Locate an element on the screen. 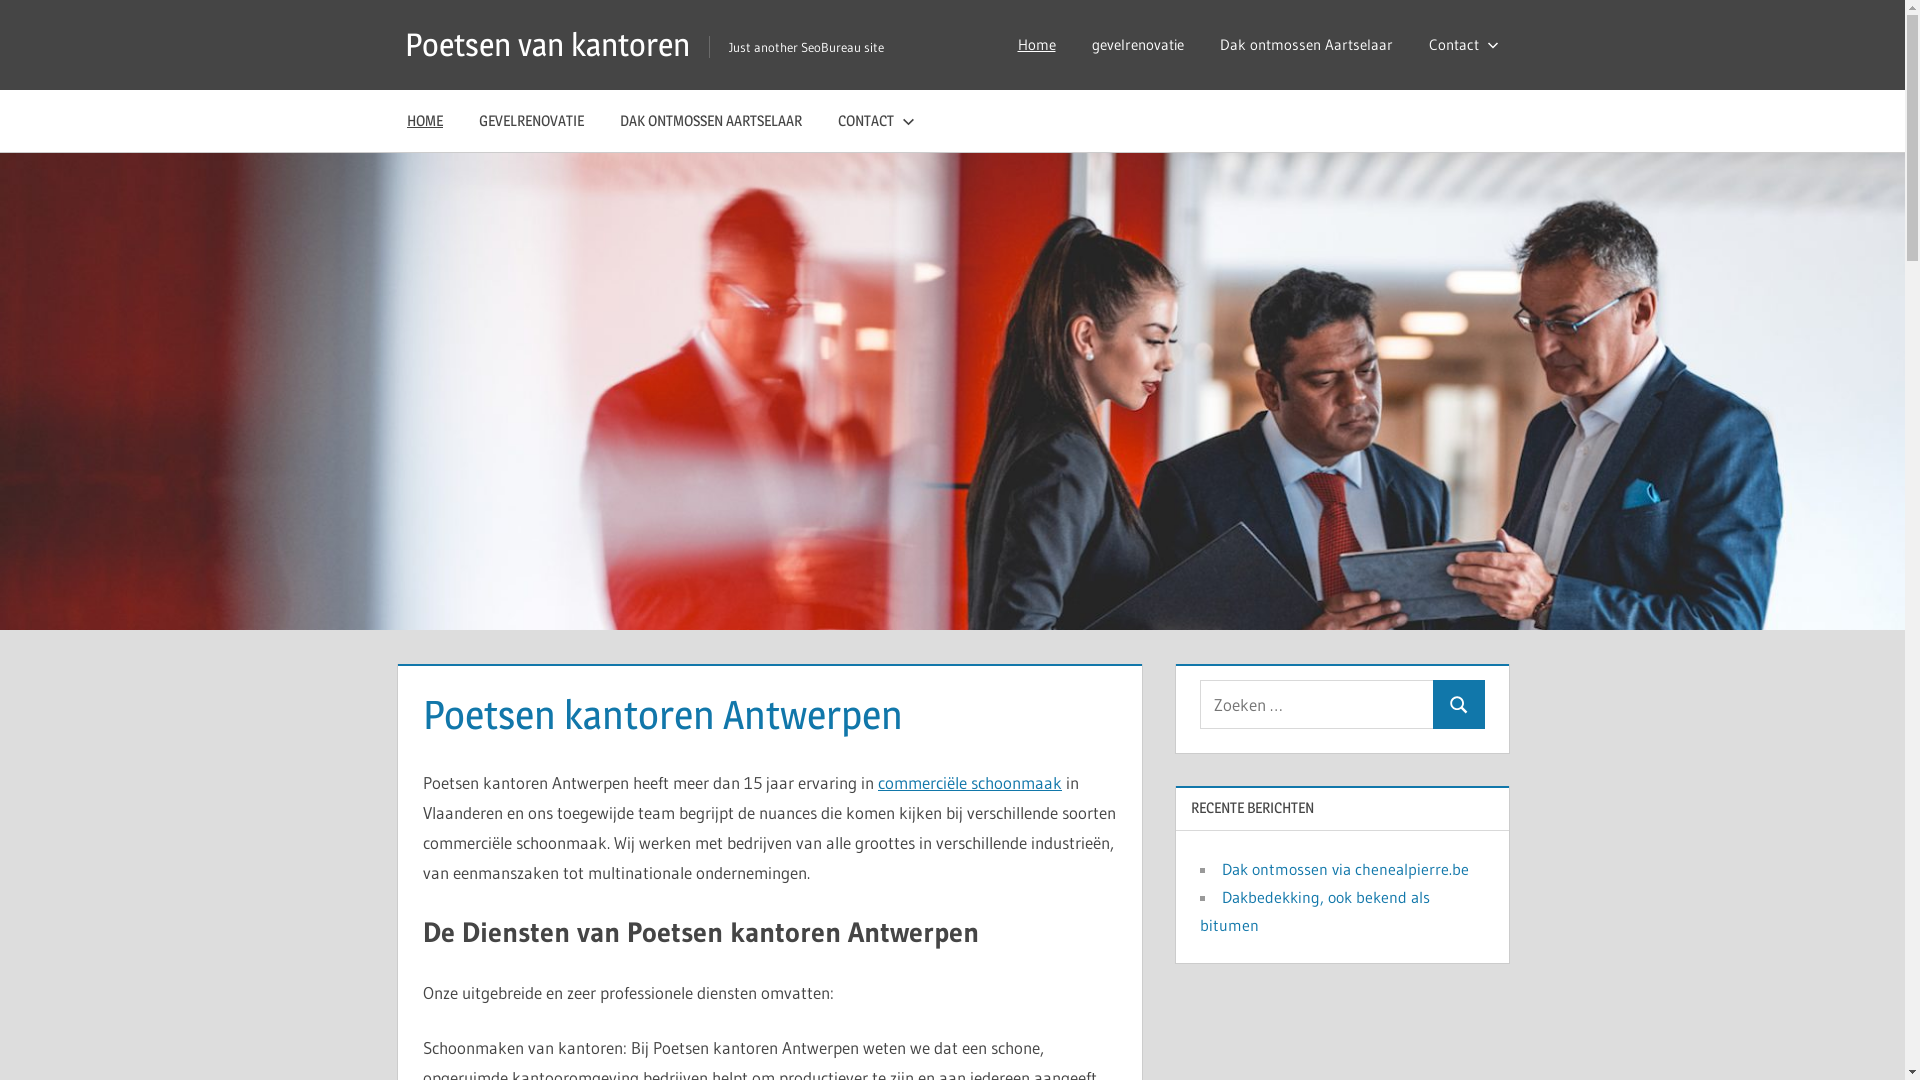  'CONTACT' is located at coordinates (872, 120).